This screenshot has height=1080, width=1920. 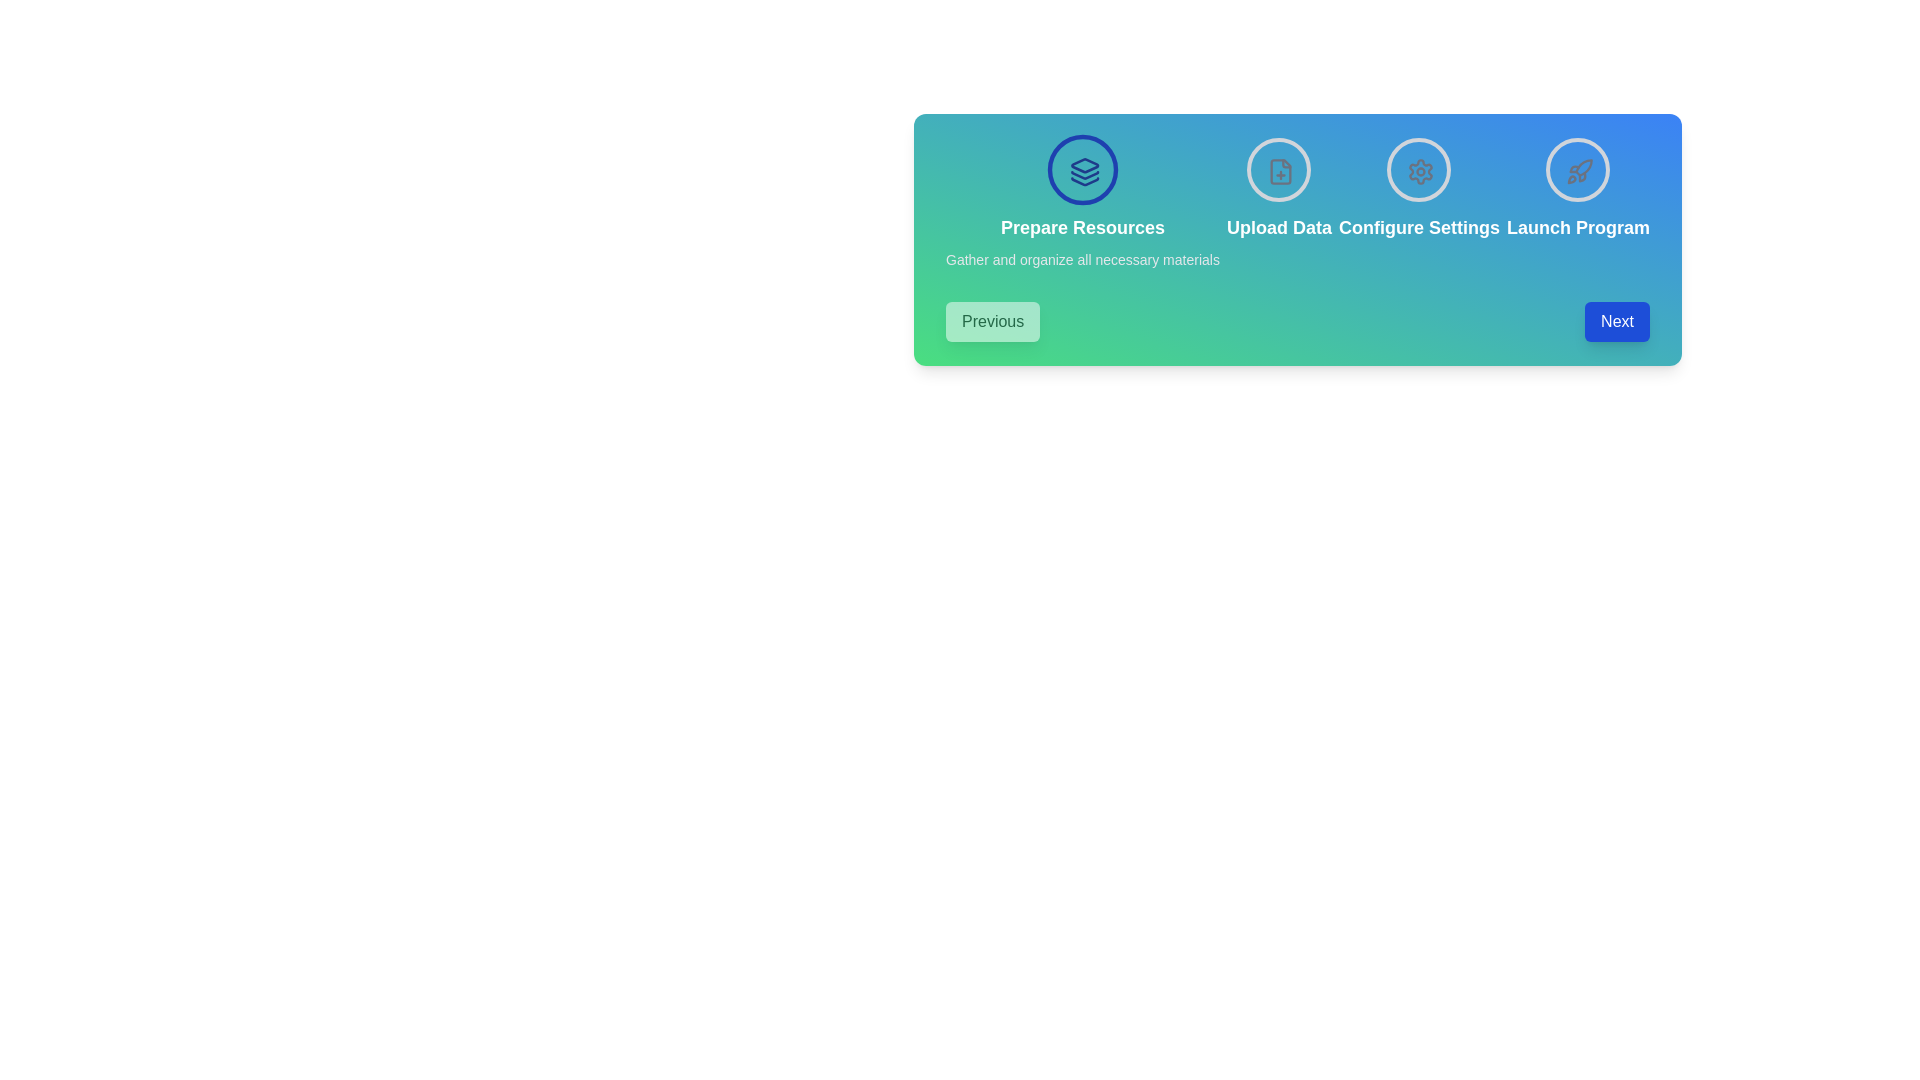 I want to click on 'Previous' button to navigate to the previous step, so click(x=993, y=320).